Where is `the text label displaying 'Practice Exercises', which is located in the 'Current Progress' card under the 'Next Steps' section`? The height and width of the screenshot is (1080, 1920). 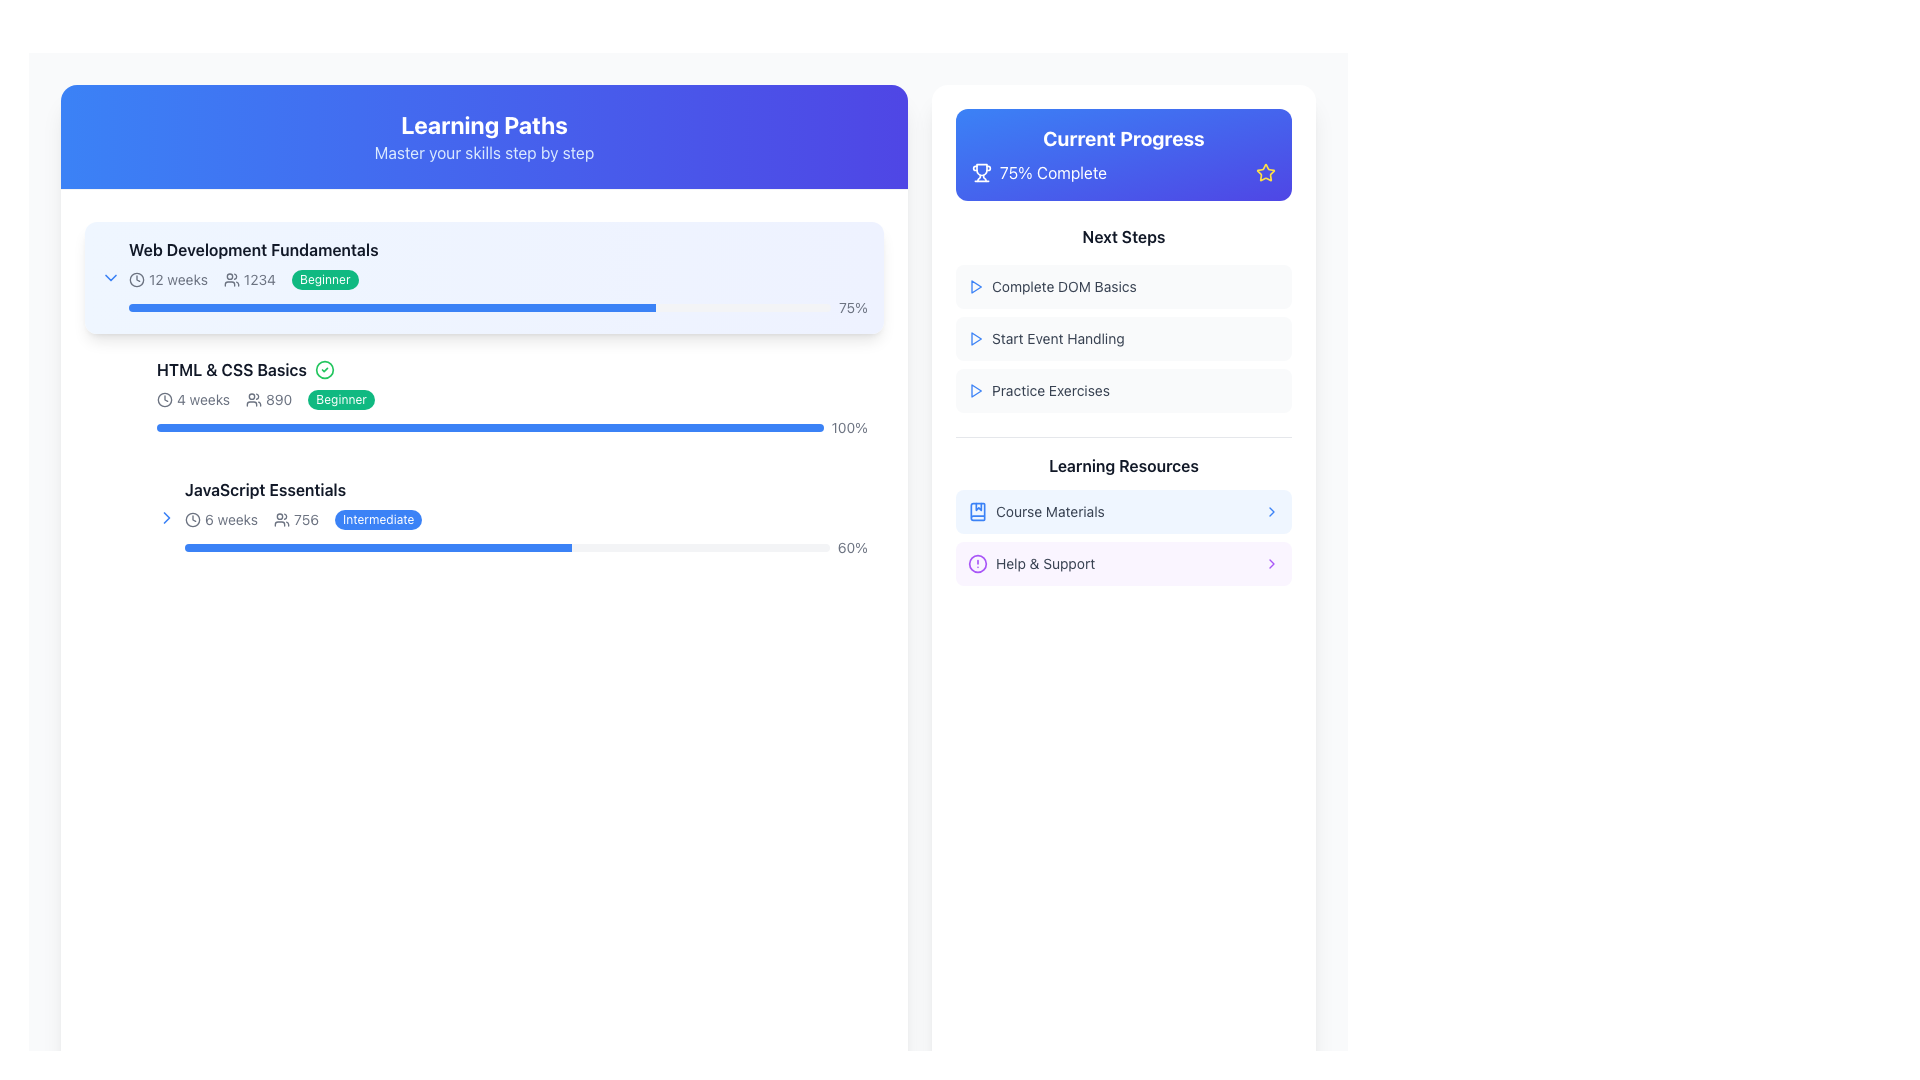
the text label displaying 'Practice Exercises', which is located in the 'Current Progress' card under the 'Next Steps' section is located at coordinates (1050, 390).